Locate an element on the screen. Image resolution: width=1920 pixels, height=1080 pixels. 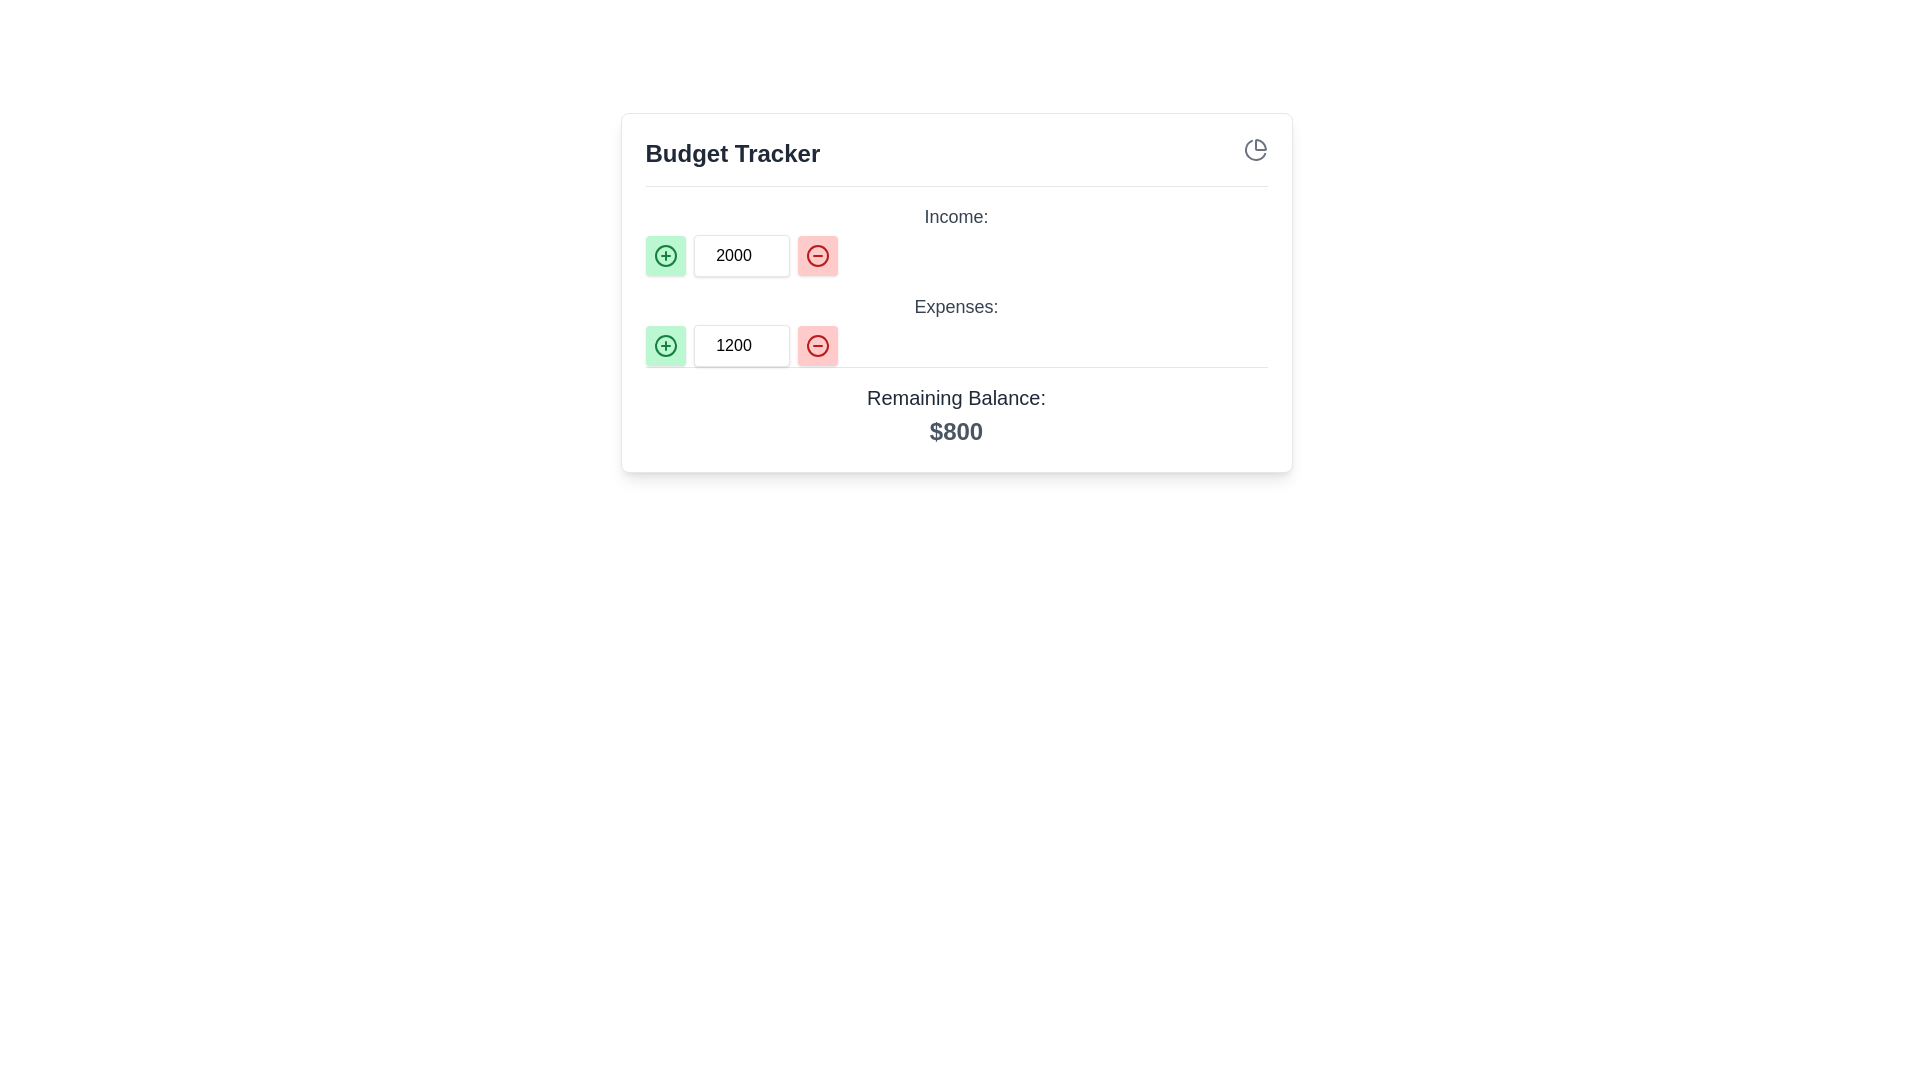
the circular red button with a minus sign inside it, located to the right of the input box displaying '1200' in the budget tracker interface for the second line item labeled 'Expenses' is located at coordinates (817, 345).